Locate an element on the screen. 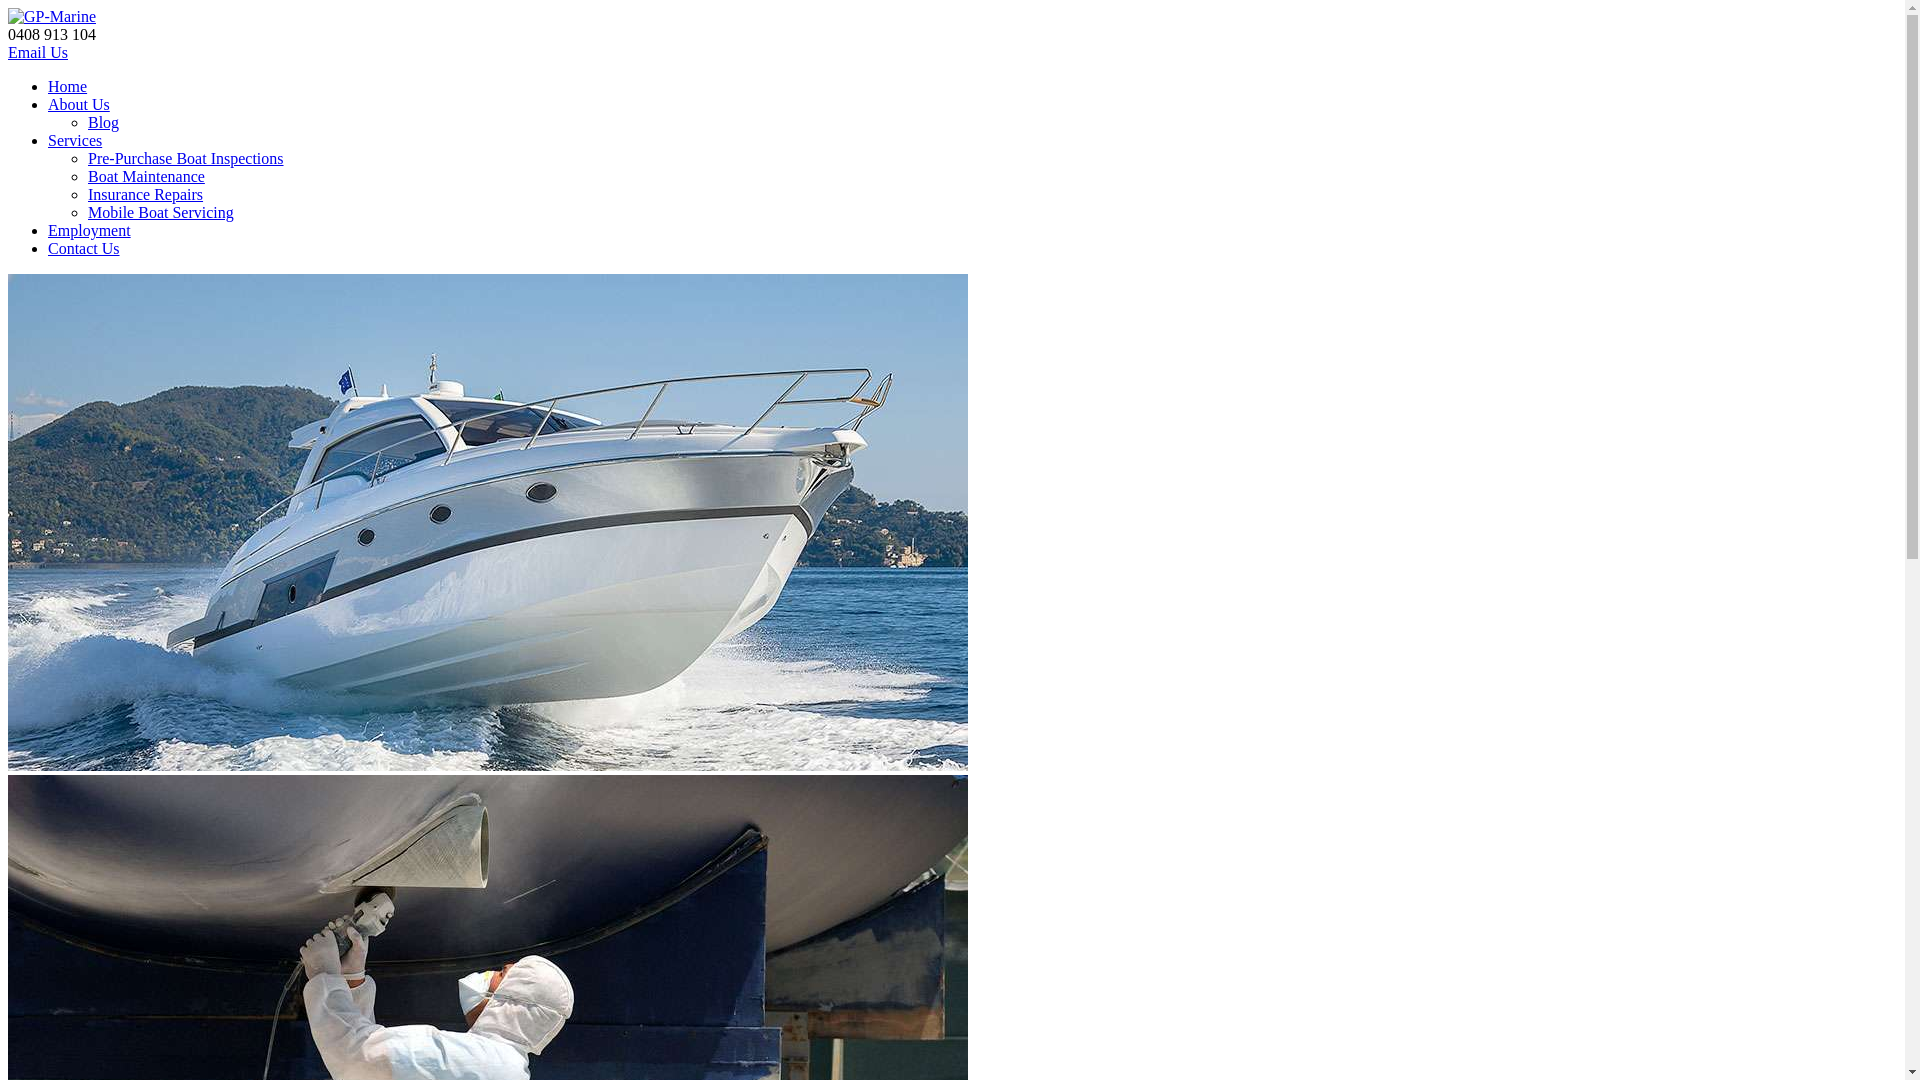 The width and height of the screenshot is (1920, 1080). 'Services' is located at coordinates (75, 139).